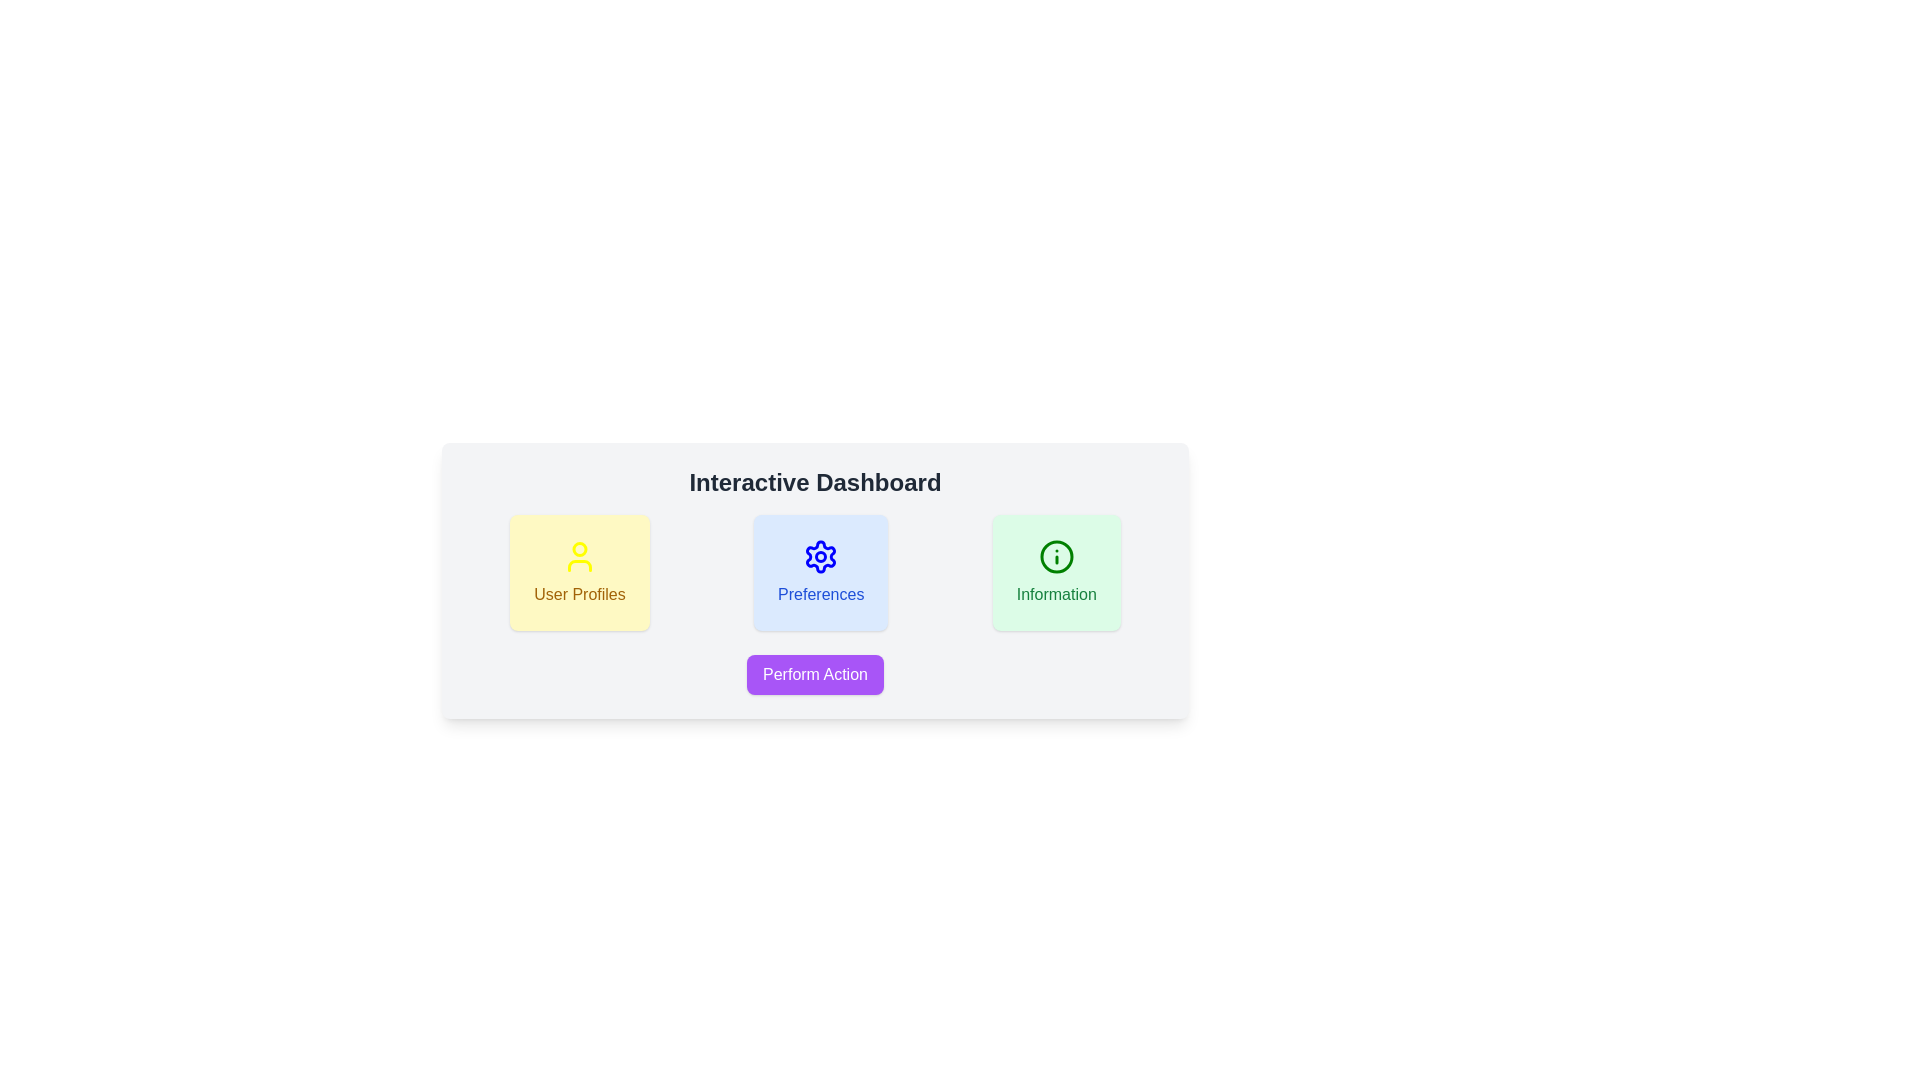  I want to click on the configuration icon for the 'Preferences' functionality located at the center of the 'Preferences' section below the 'Interactive Dashboard' heading, so click(821, 556).